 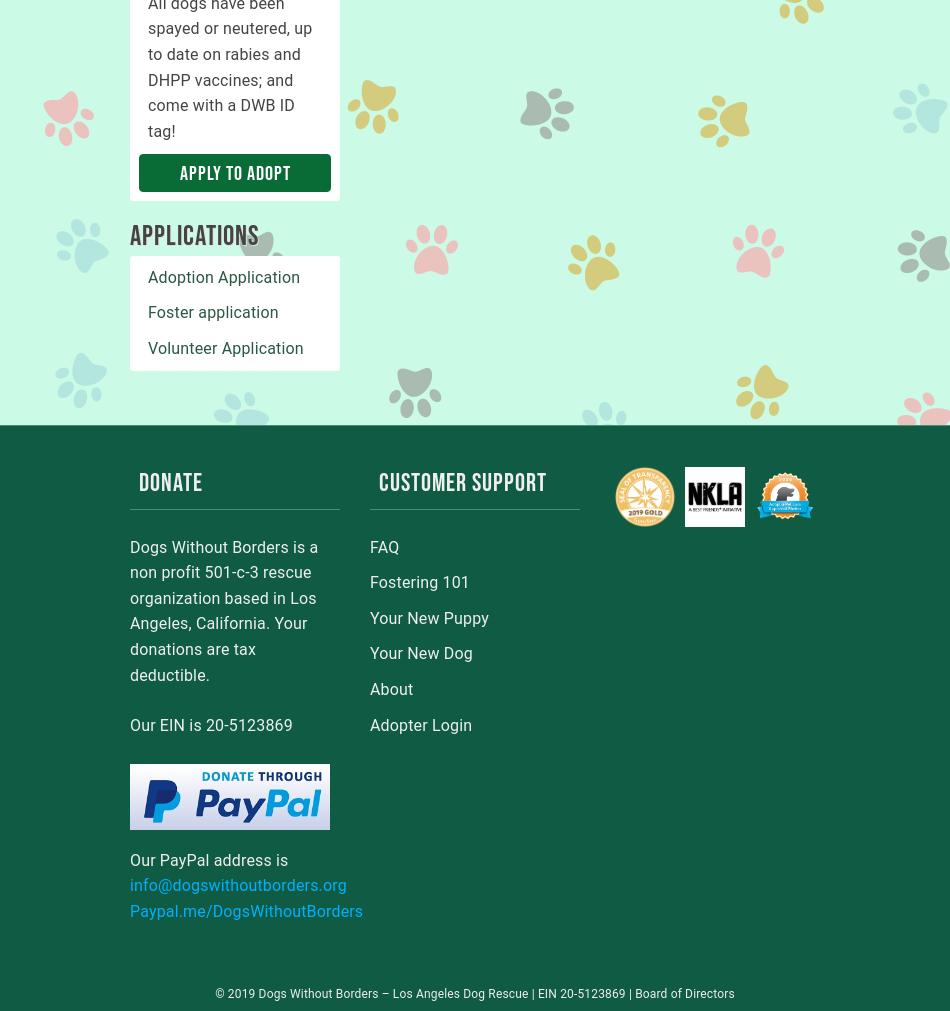 What do you see at coordinates (684, 994) in the screenshot?
I see `'Board of Directors'` at bounding box center [684, 994].